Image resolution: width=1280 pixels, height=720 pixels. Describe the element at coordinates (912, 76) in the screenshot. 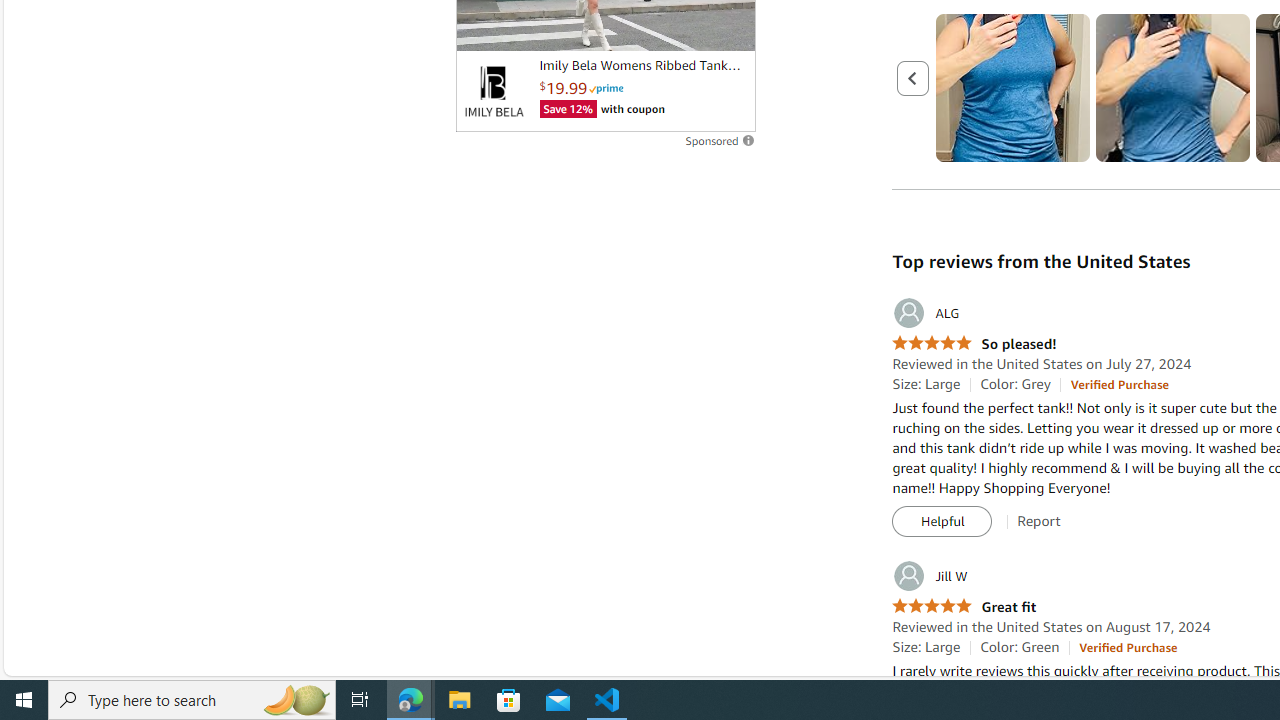

I see `'Previous page'` at that location.